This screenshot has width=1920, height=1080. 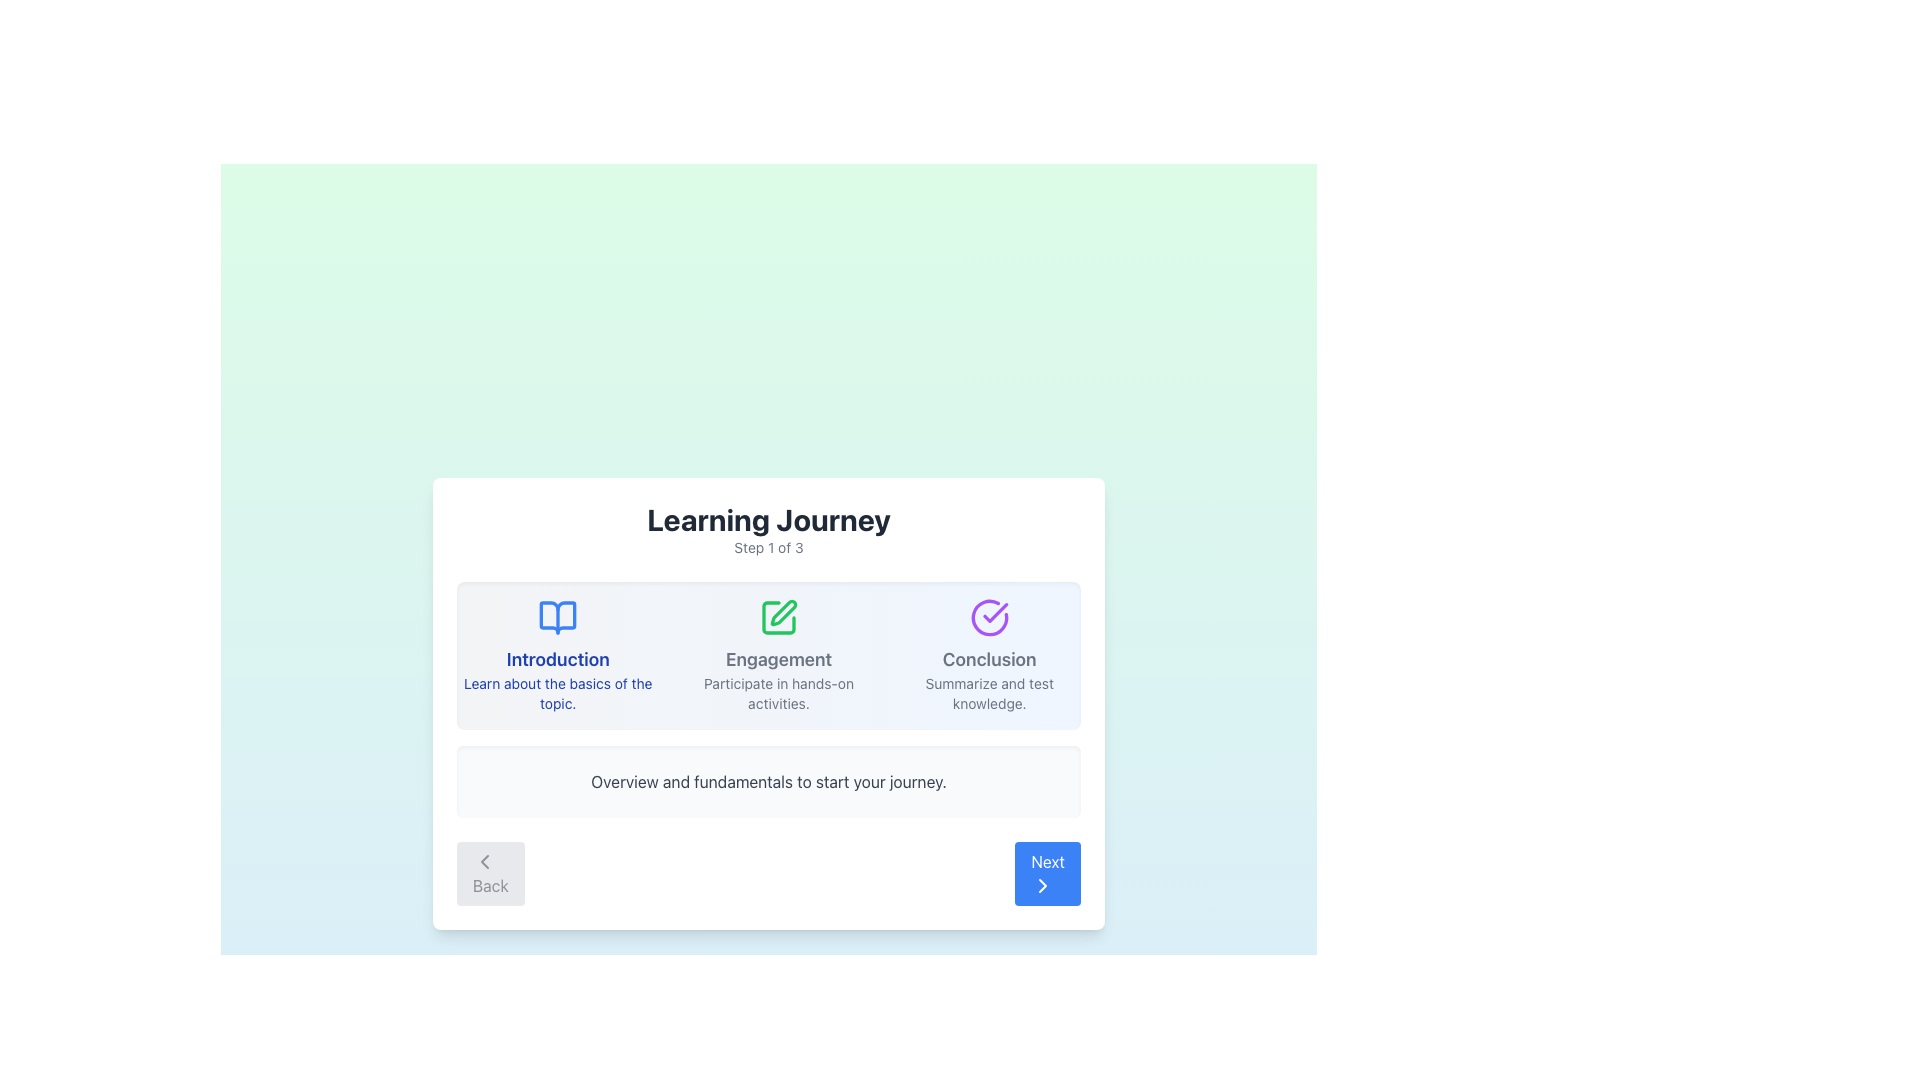 What do you see at coordinates (484, 860) in the screenshot?
I see `the 'Back' button which contains the chevron icon indicating backward navigation, located at the bottom-left of the content area` at bounding box center [484, 860].